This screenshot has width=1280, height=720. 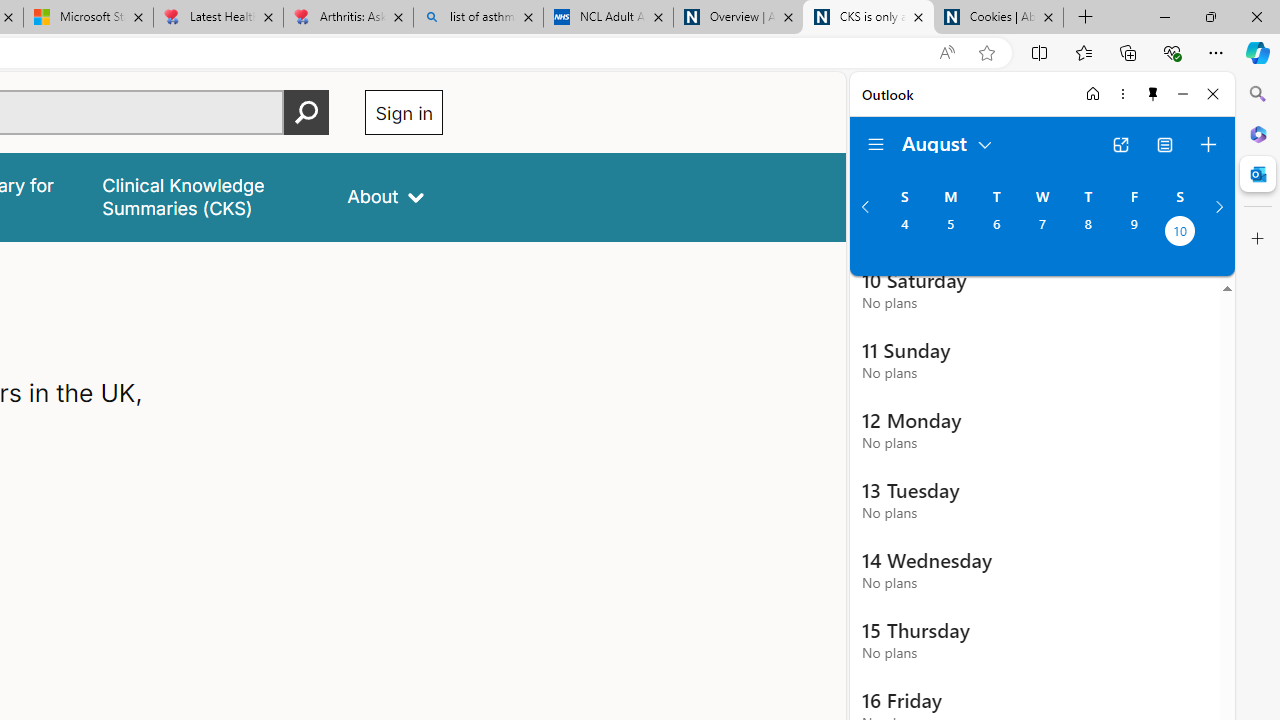 I want to click on 'Sign in', so click(x=403, y=112).